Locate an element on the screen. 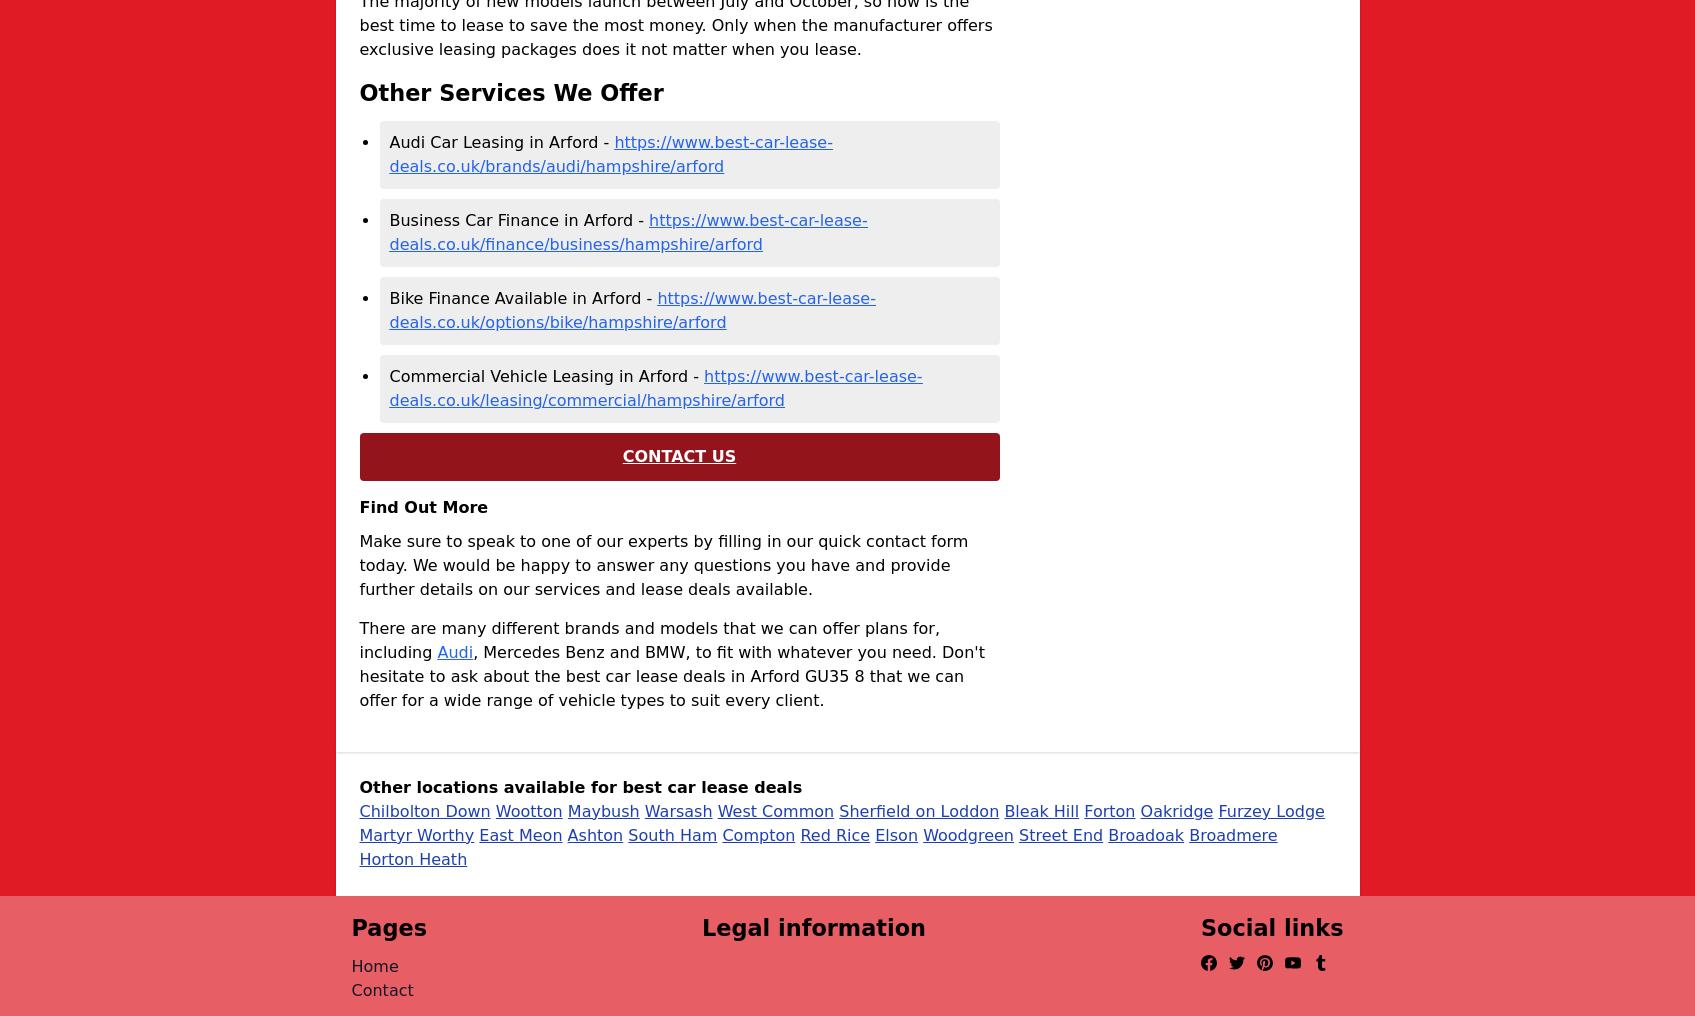 The height and width of the screenshot is (1016, 1695). 'Bleak Hill' is located at coordinates (1040, 809).